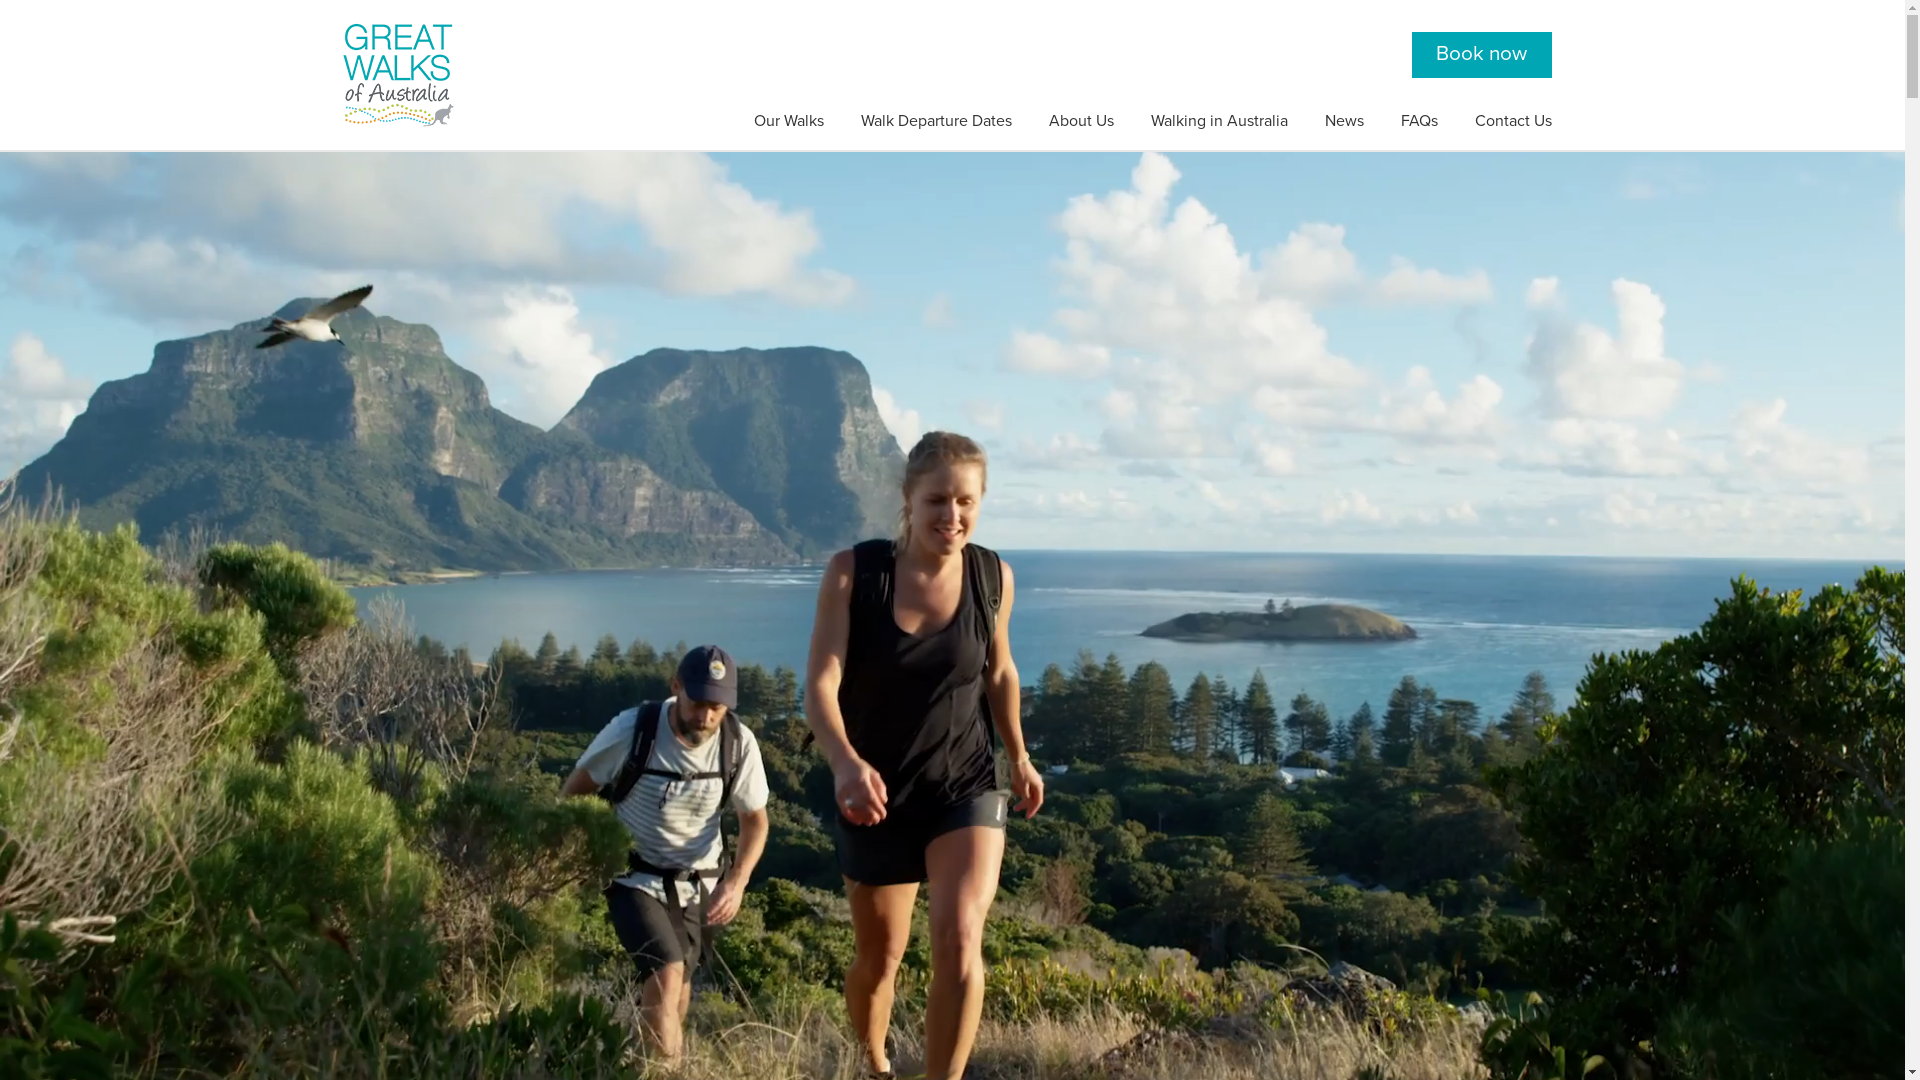 The width and height of the screenshot is (1920, 1080). Describe the element at coordinates (1343, 122) in the screenshot. I see `'News'` at that location.